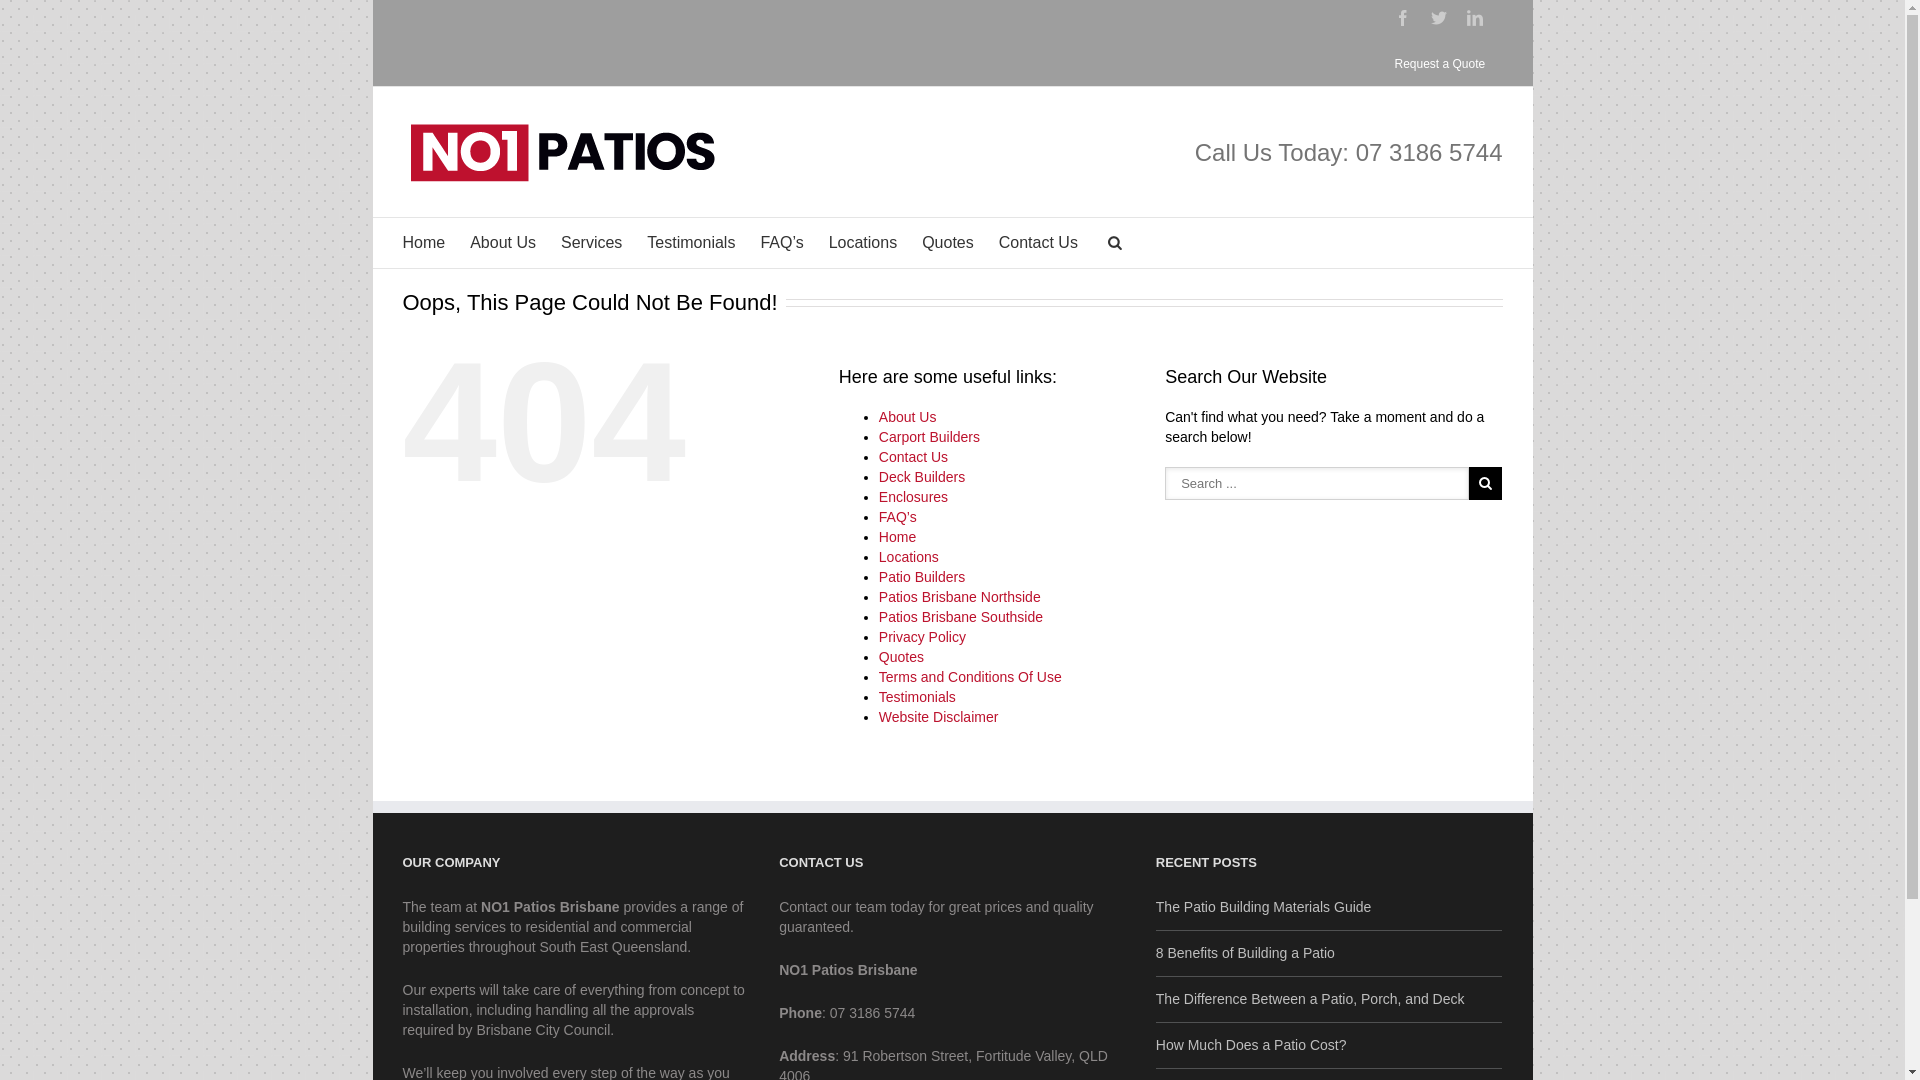 The image size is (1920, 1080). Describe the element at coordinates (912, 496) in the screenshot. I see `'Enclosures'` at that location.